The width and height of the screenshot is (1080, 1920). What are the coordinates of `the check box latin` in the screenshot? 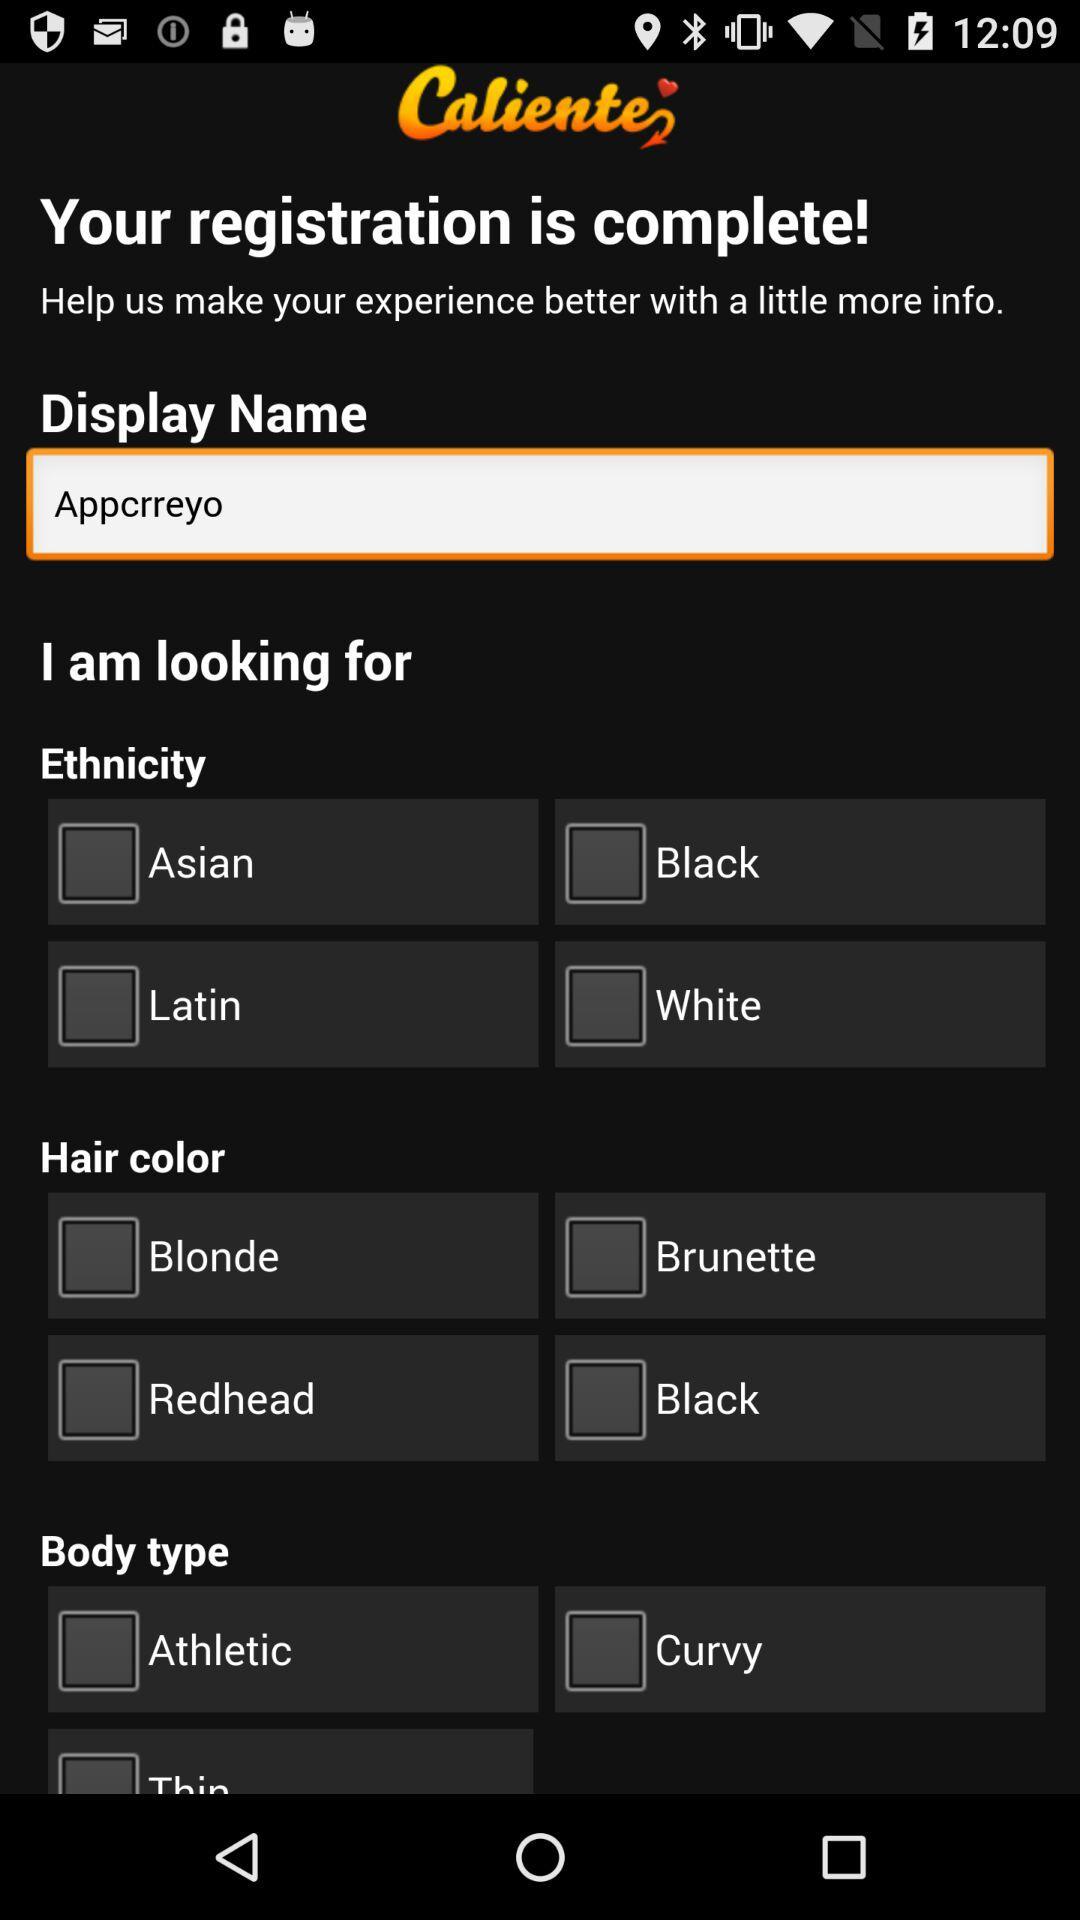 It's located at (293, 1003).